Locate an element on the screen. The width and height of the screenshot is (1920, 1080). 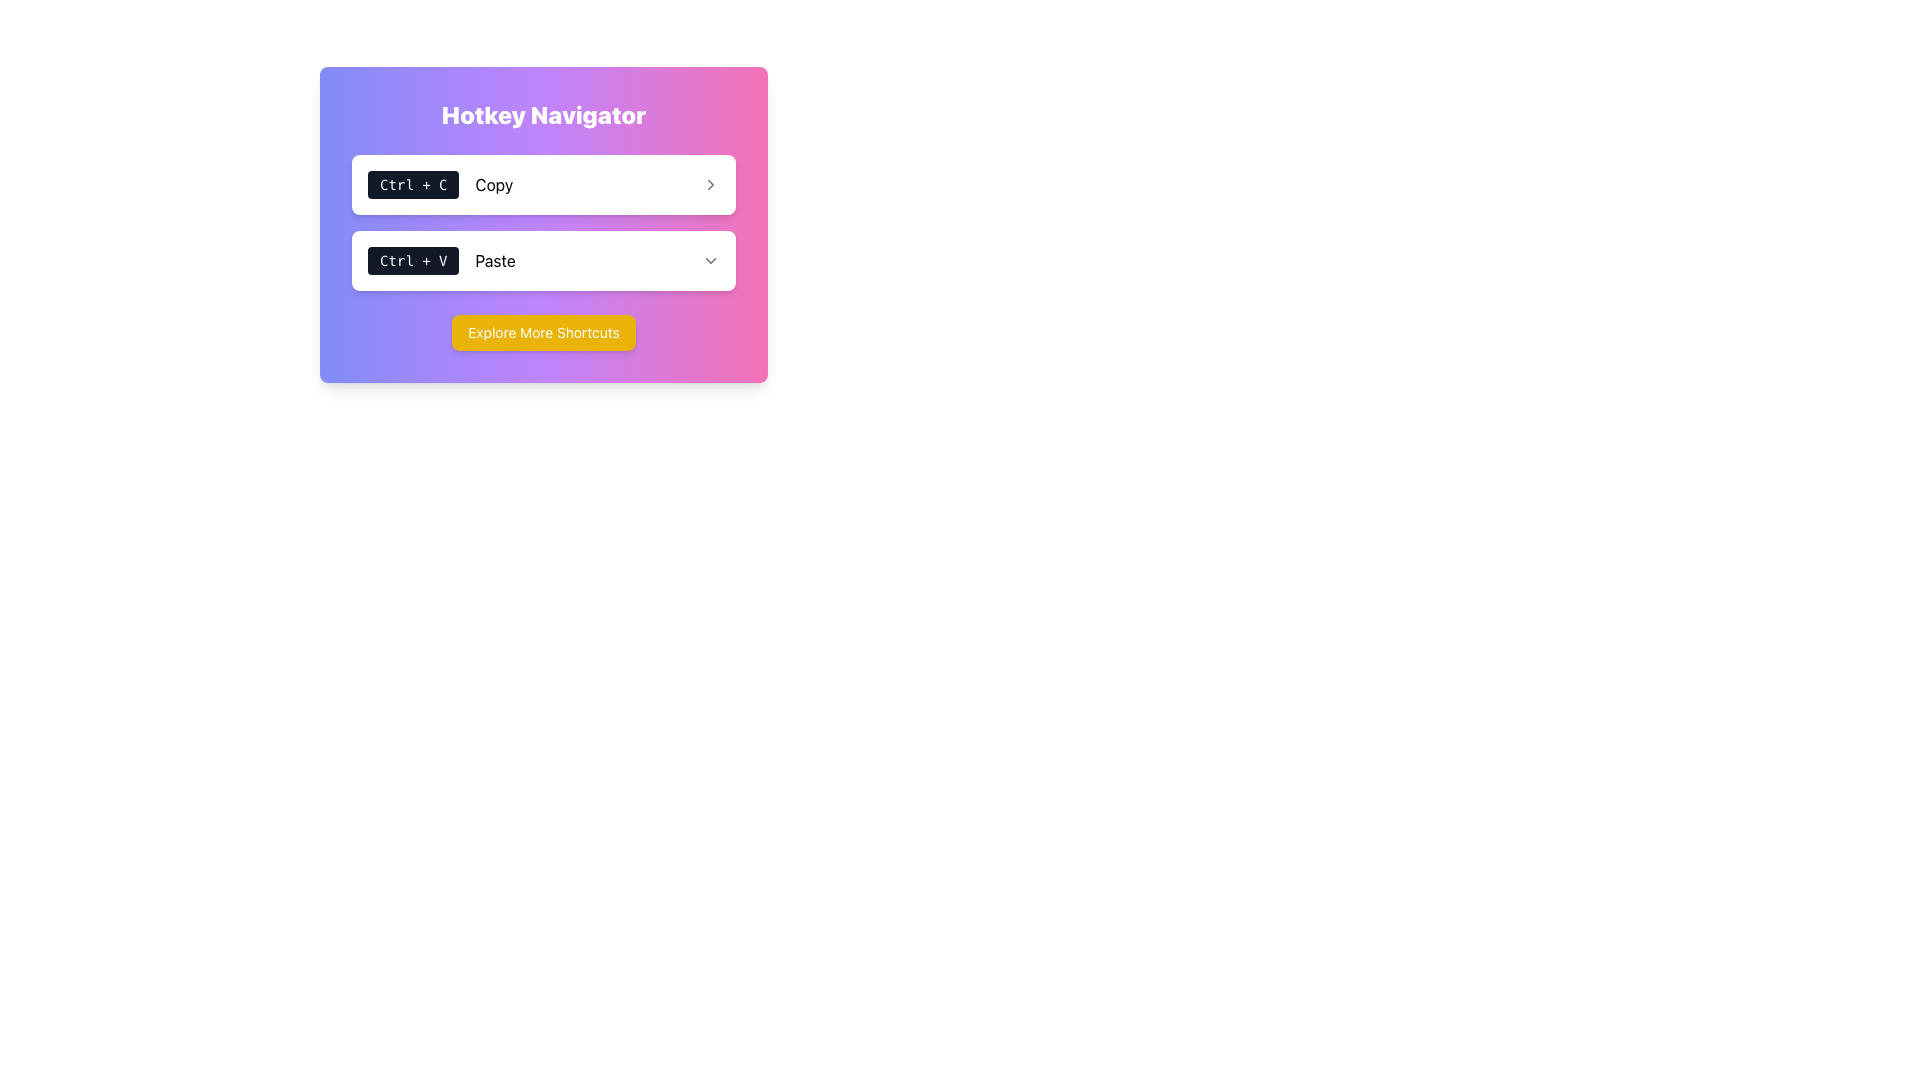
the Label element displaying 'Ctrl + V', which is visually distinct with white text on a dark rounded rectangular background, positioned to the left of the 'Paste' text is located at coordinates (412, 260).